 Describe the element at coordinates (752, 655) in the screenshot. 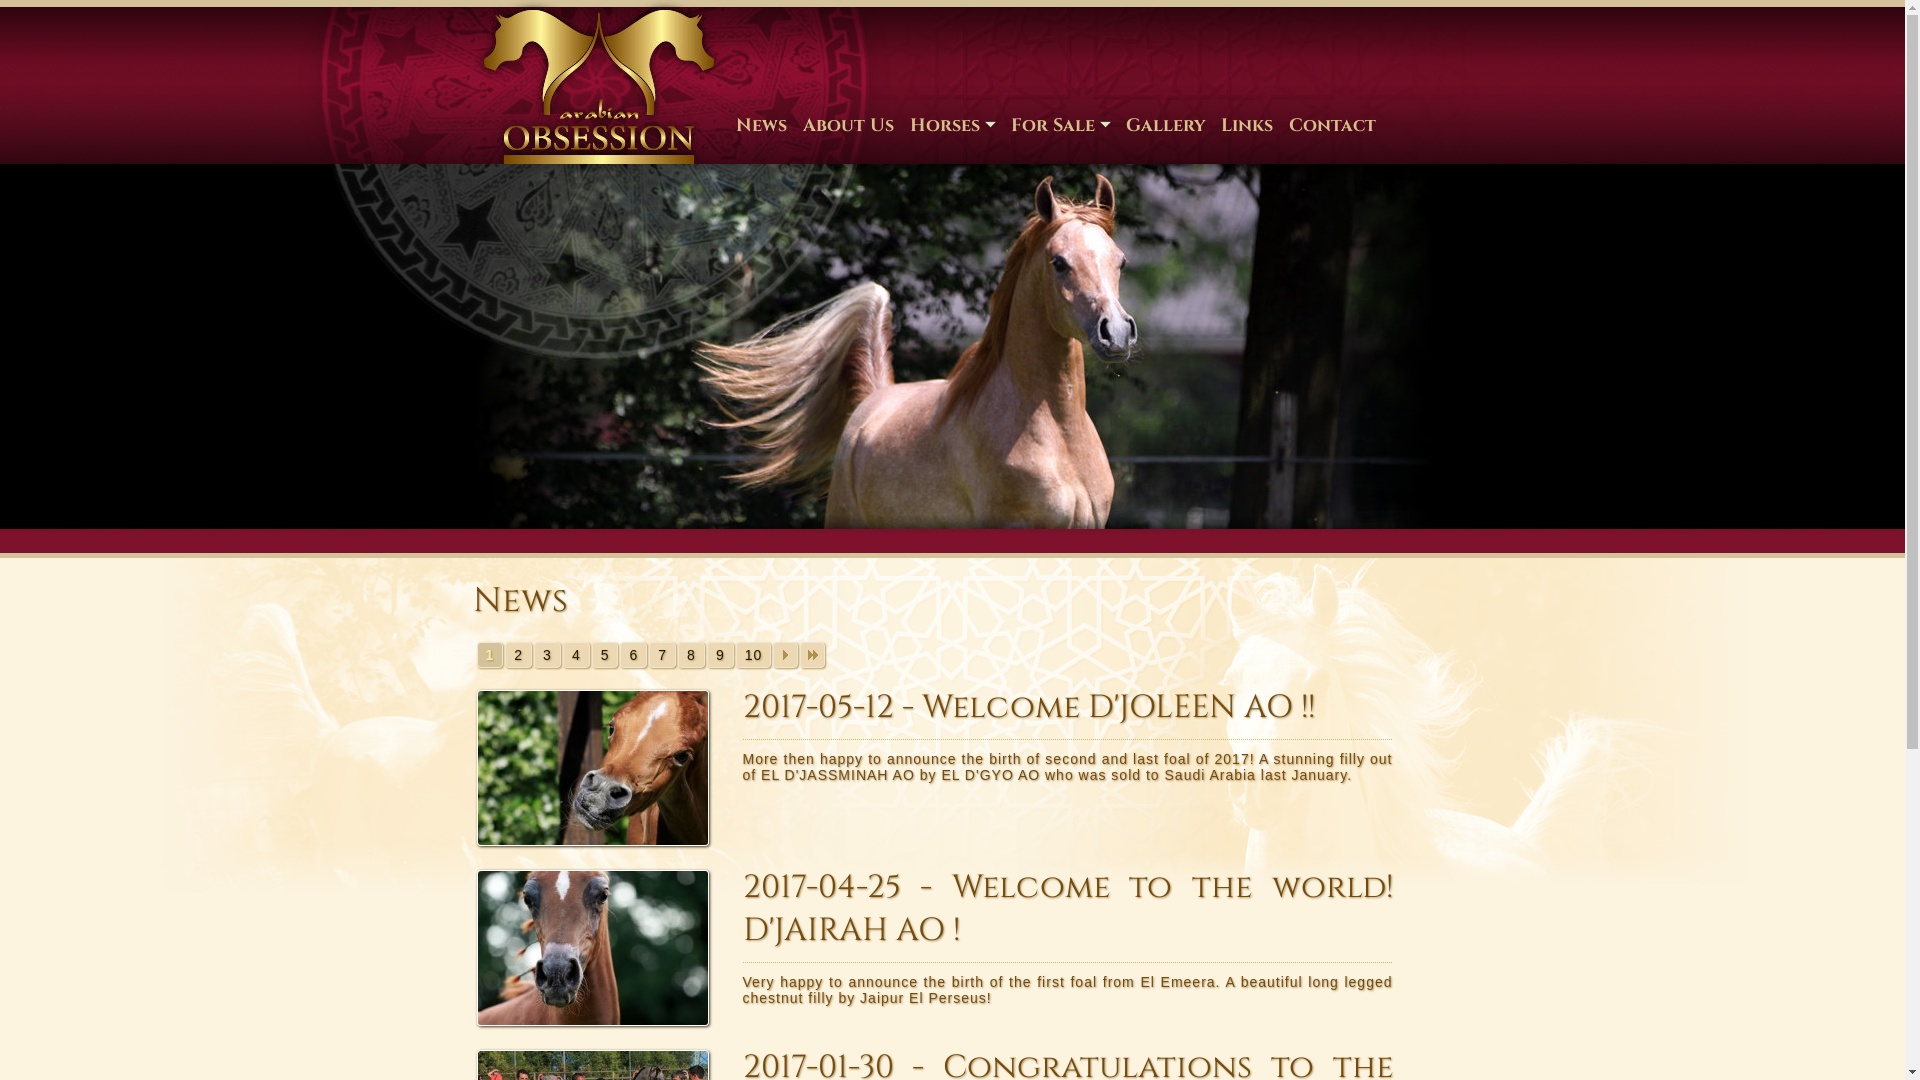

I see `'10'` at that location.